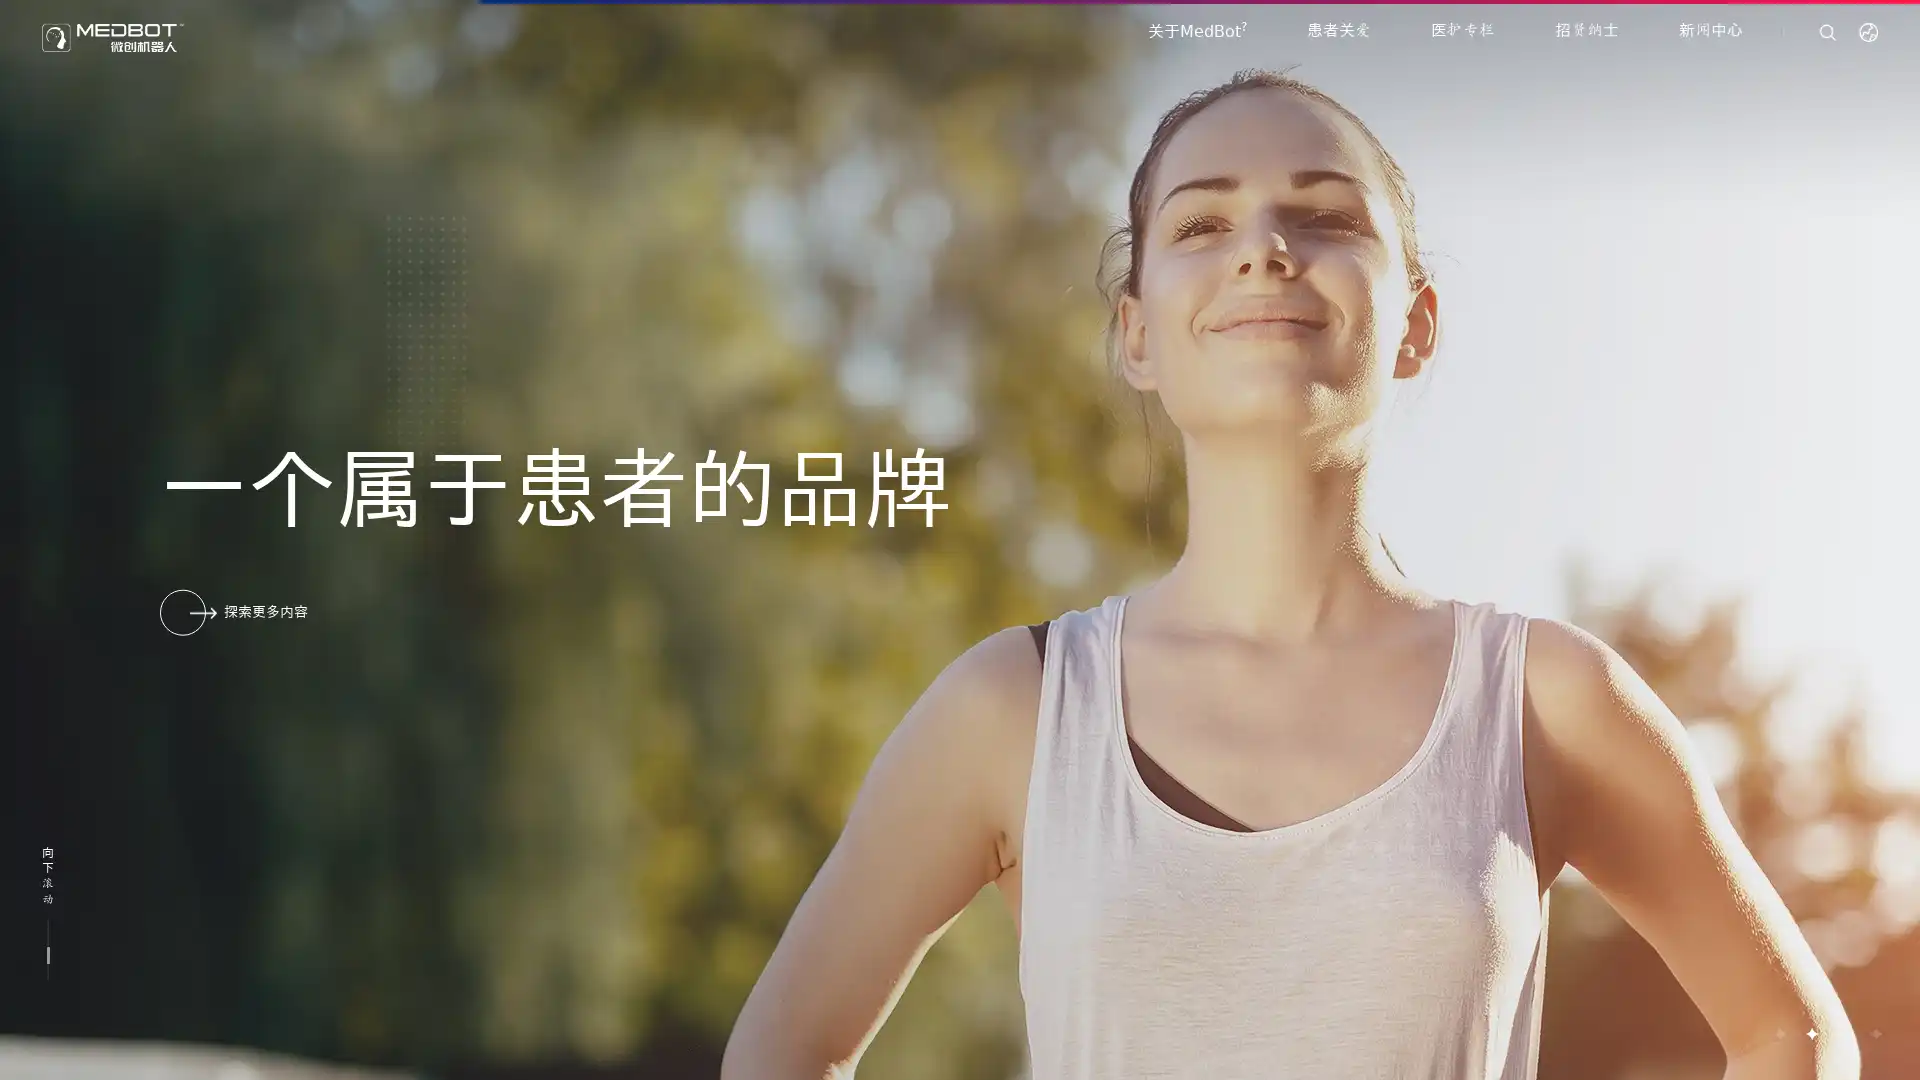 The image size is (1920, 1080). What do you see at coordinates (1810, 1033) in the screenshot?
I see `Go to slide 2` at bounding box center [1810, 1033].